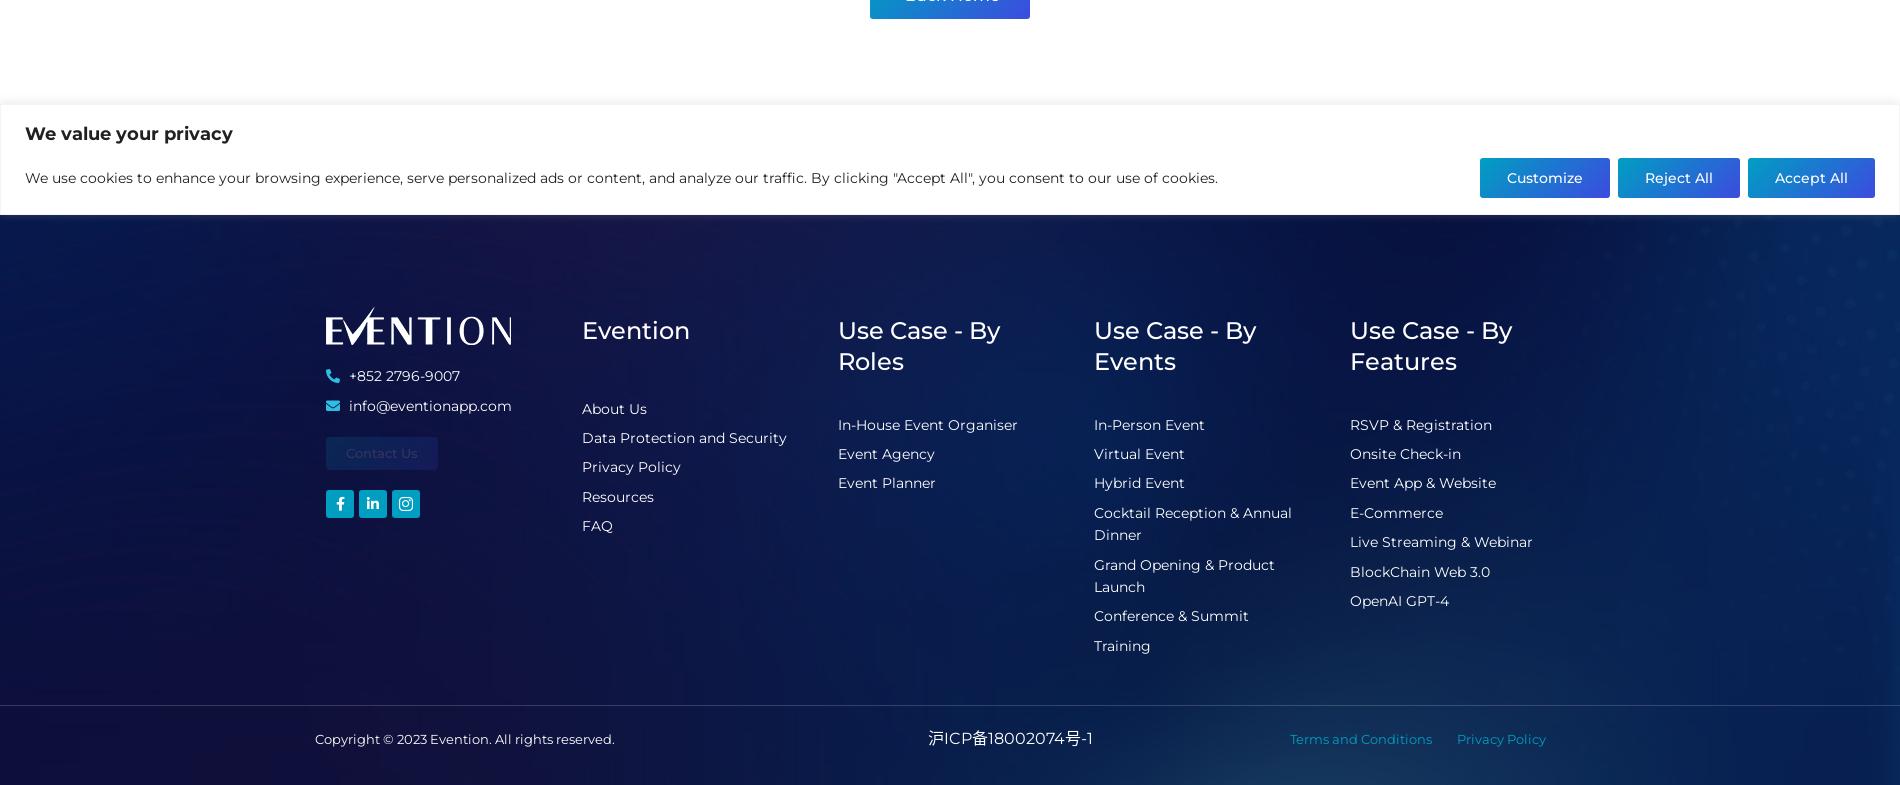 Image resolution: width=1900 pixels, height=785 pixels. What do you see at coordinates (614, 407) in the screenshot?
I see `'About Us'` at bounding box center [614, 407].